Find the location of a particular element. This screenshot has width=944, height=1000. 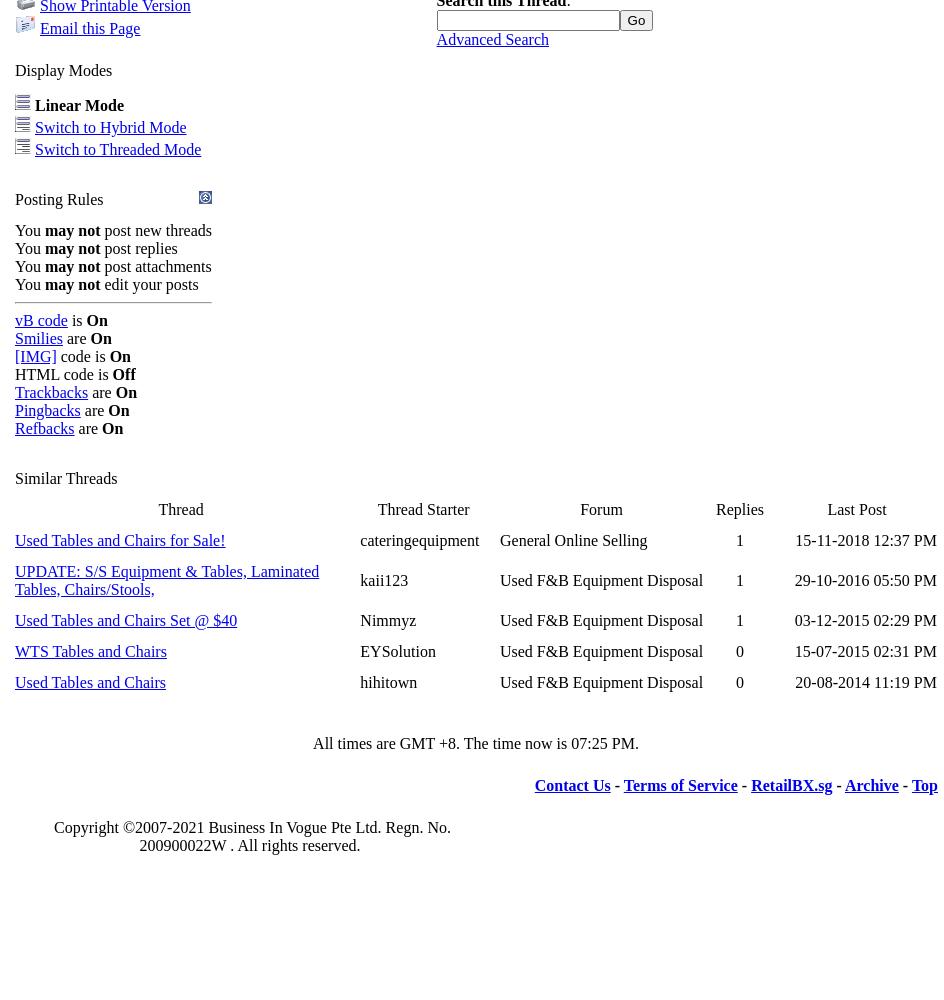

'HTML code is' is located at coordinates (62, 372).